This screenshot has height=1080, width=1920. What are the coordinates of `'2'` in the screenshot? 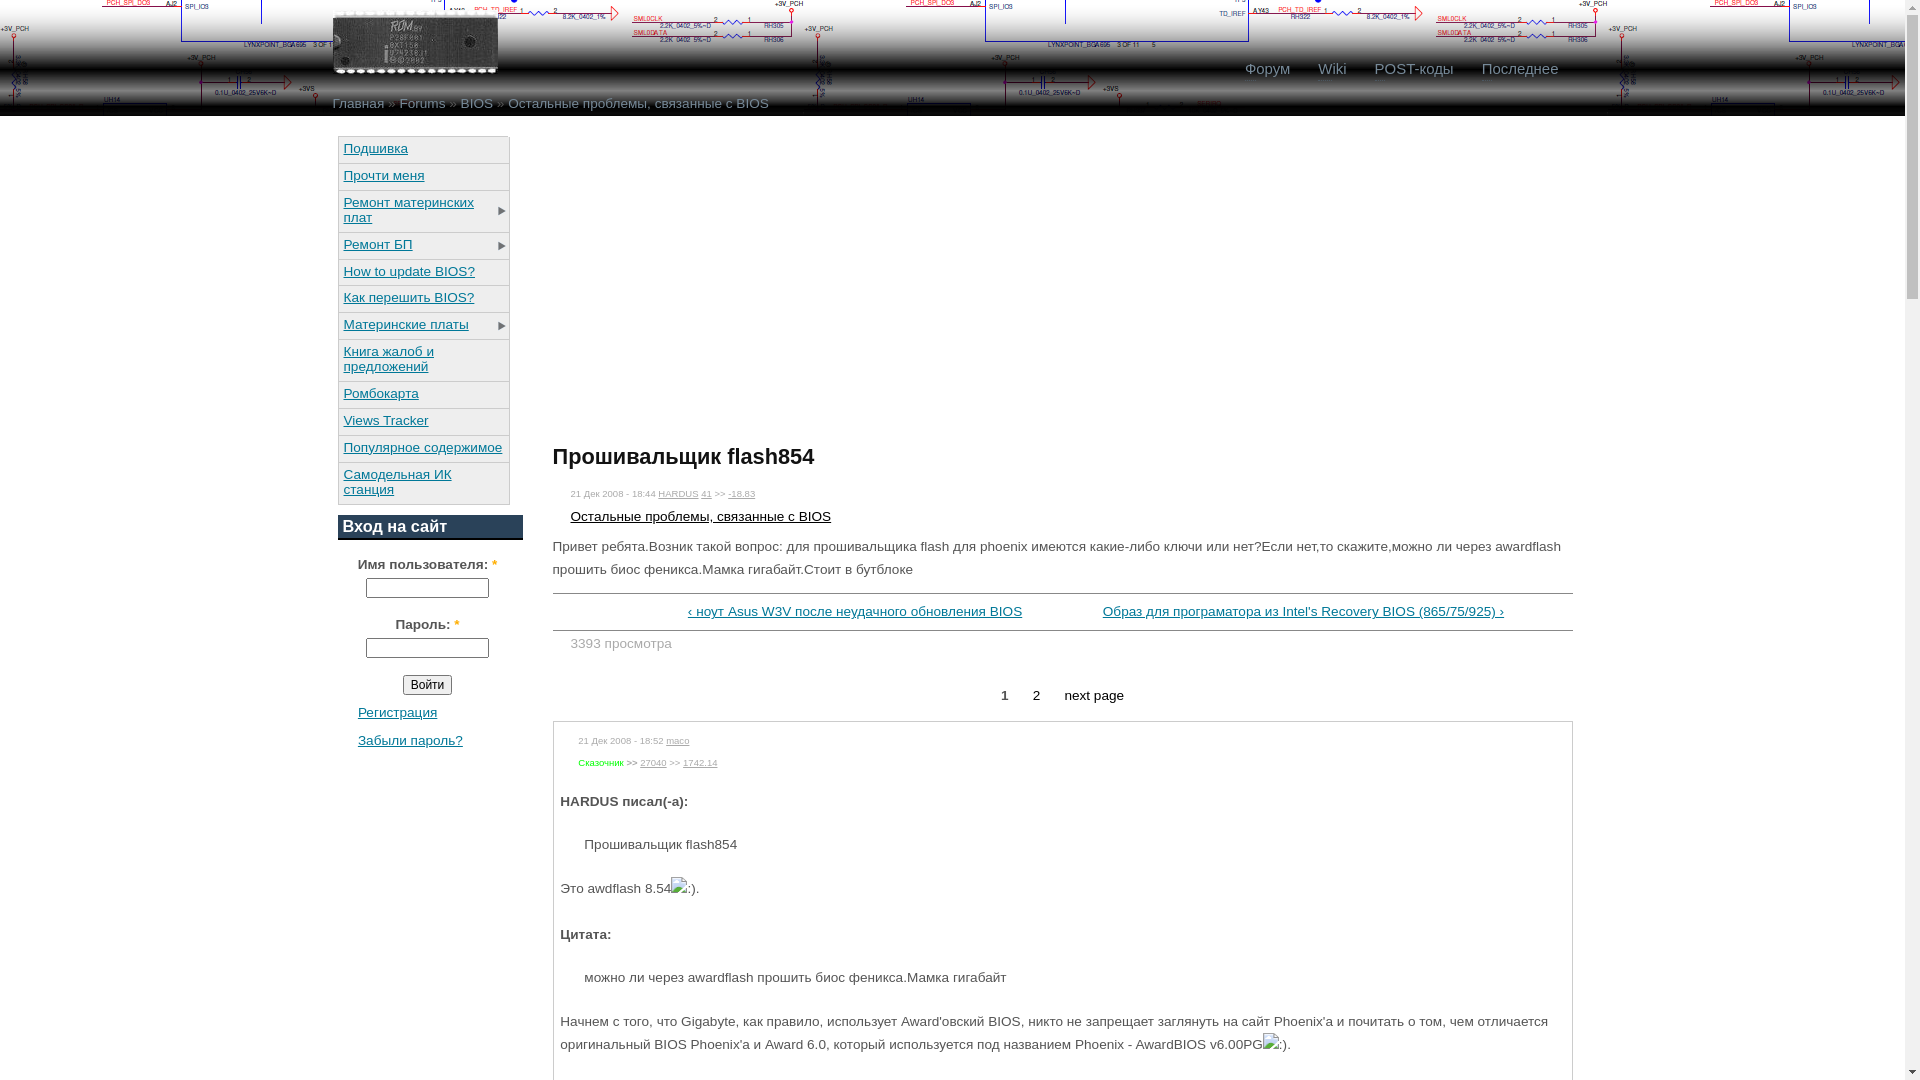 It's located at (1032, 694).